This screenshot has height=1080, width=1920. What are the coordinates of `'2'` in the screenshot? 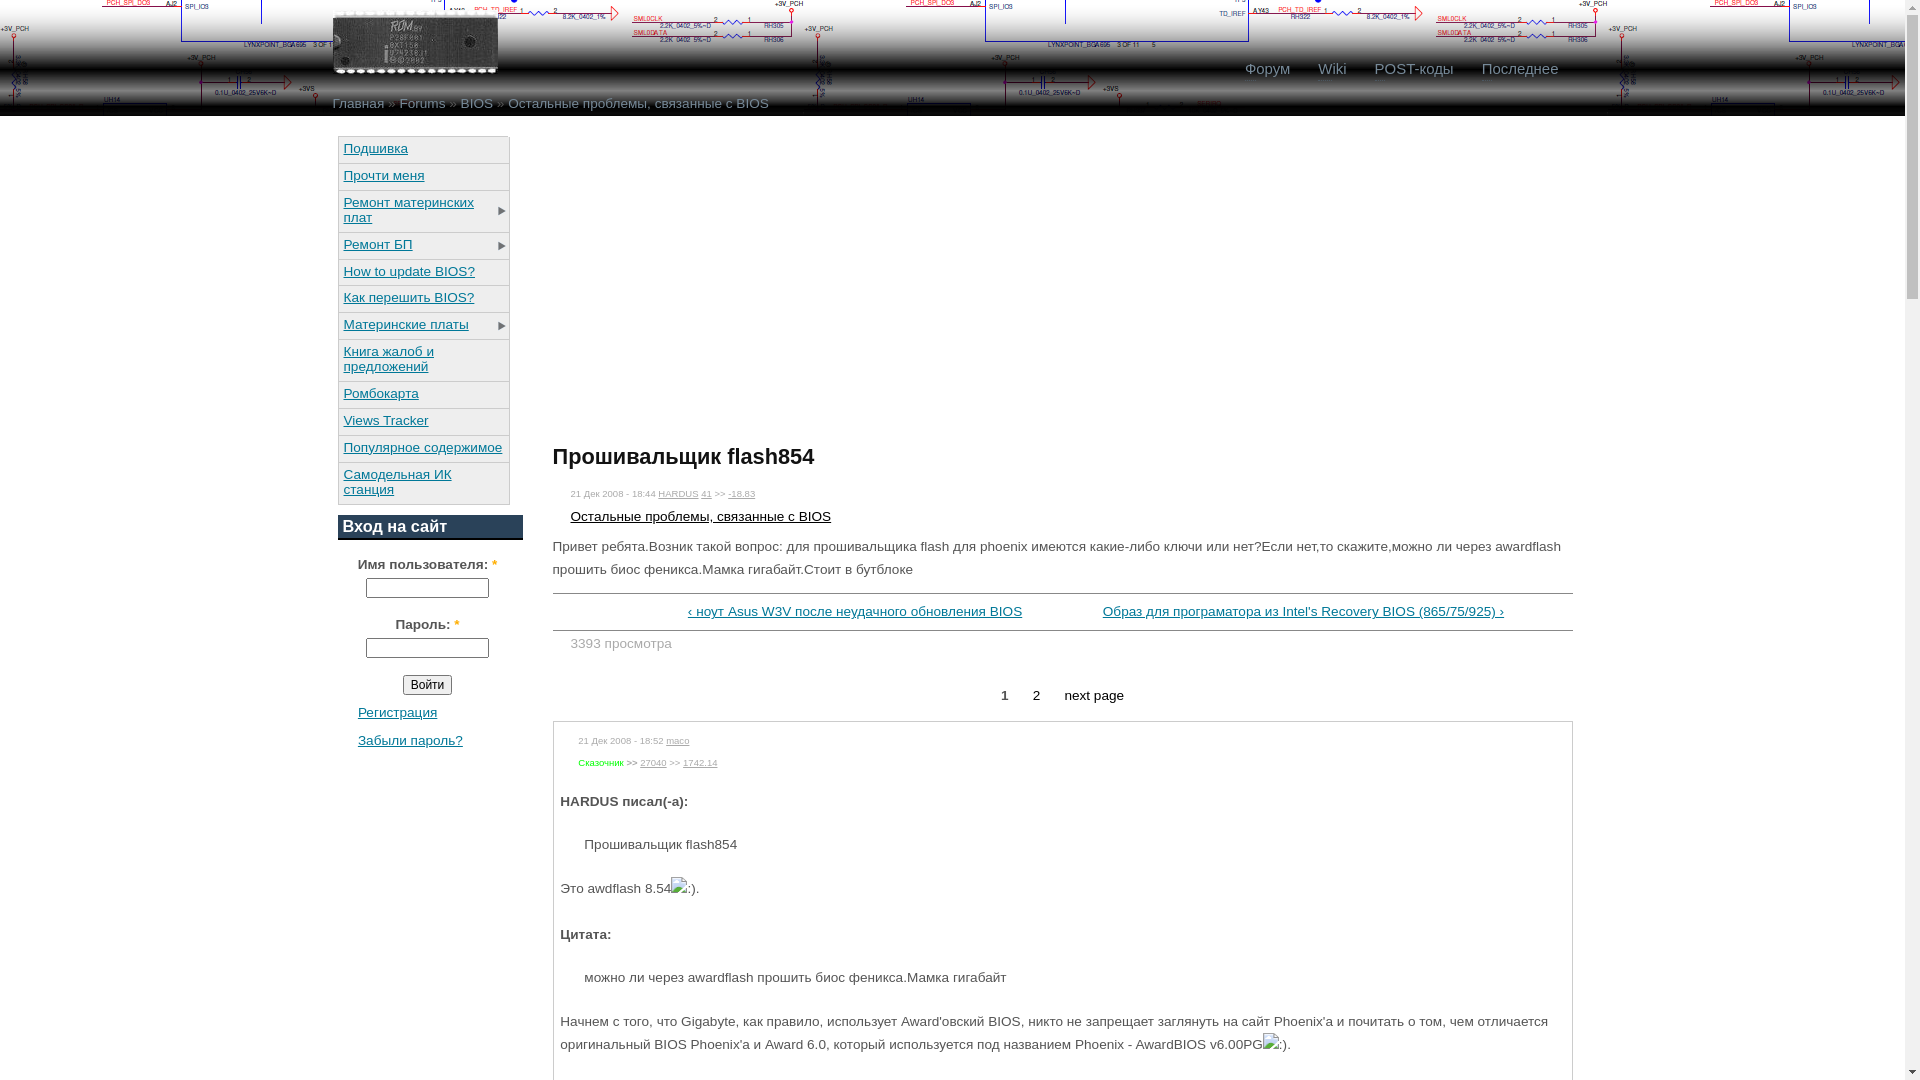 It's located at (1032, 694).